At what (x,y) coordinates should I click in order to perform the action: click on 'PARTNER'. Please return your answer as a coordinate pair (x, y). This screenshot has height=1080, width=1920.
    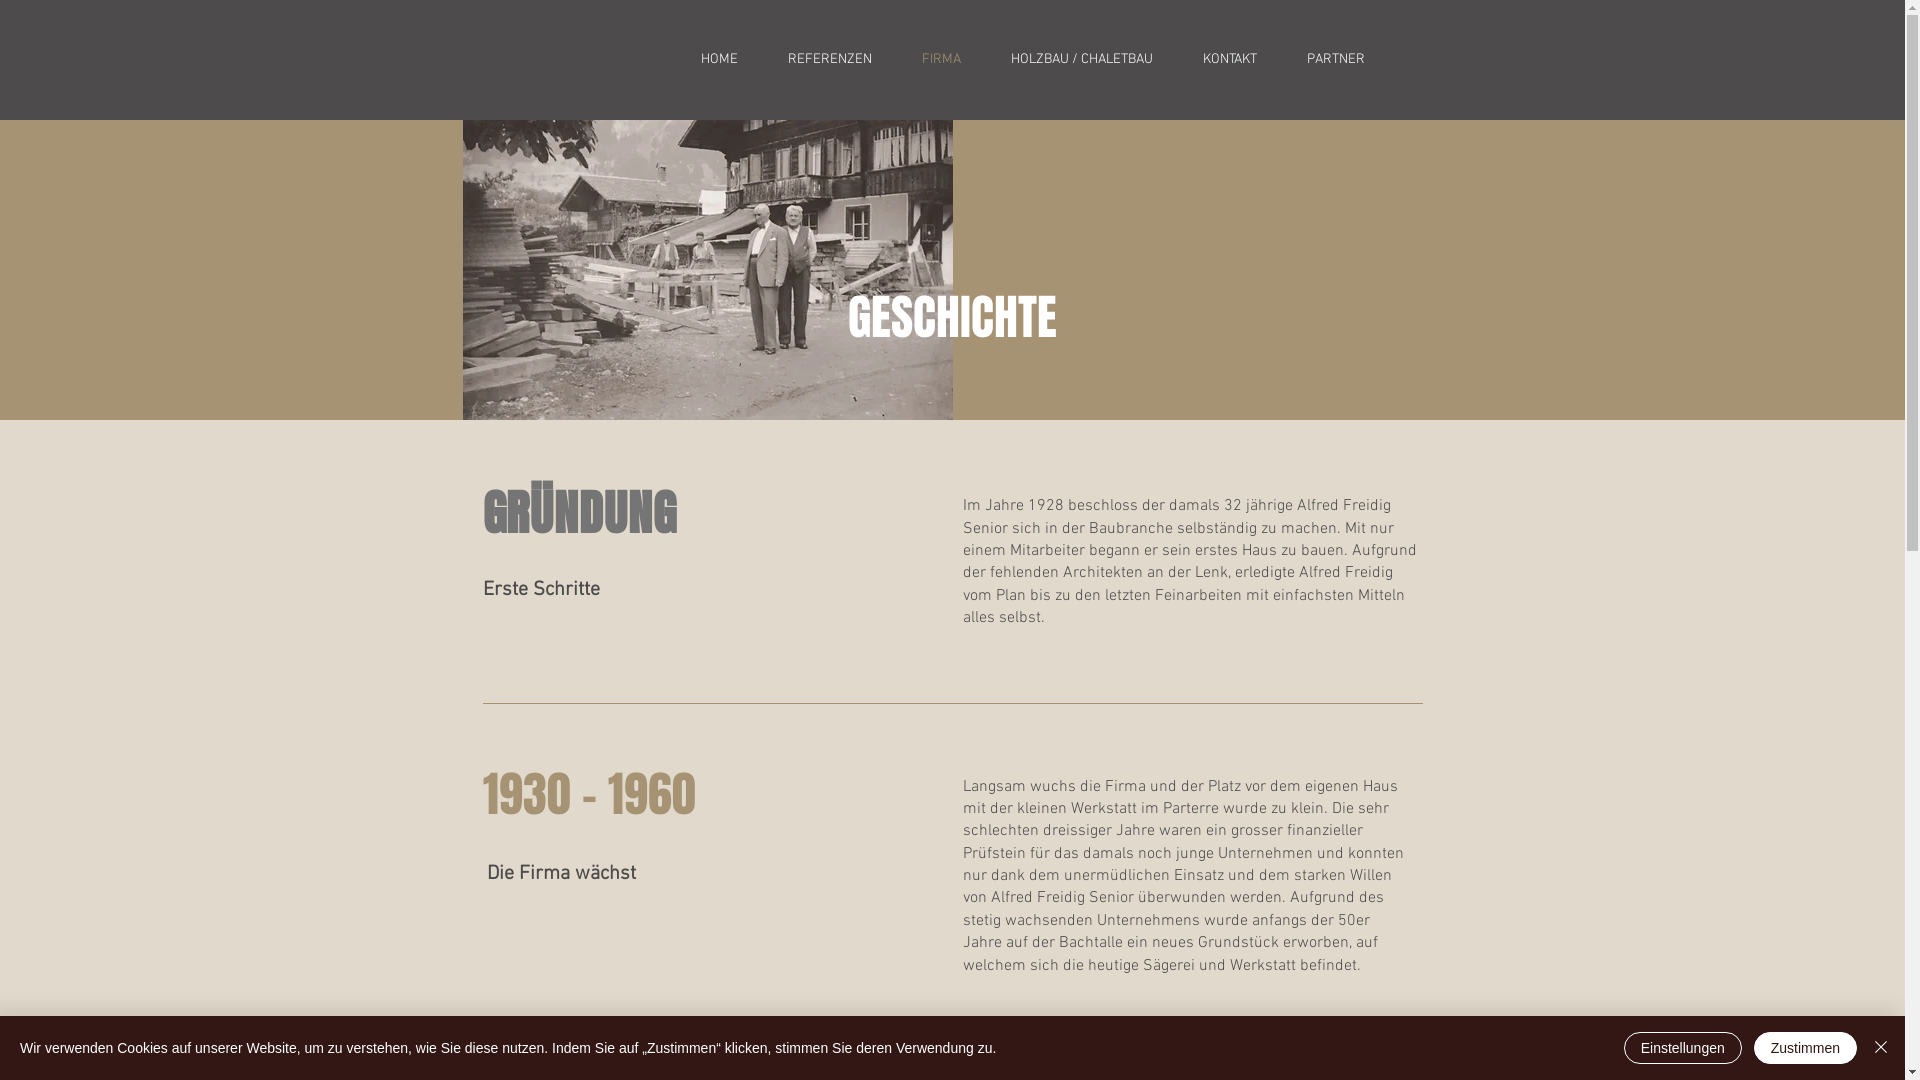
    Looking at the image, I should click on (1335, 59).